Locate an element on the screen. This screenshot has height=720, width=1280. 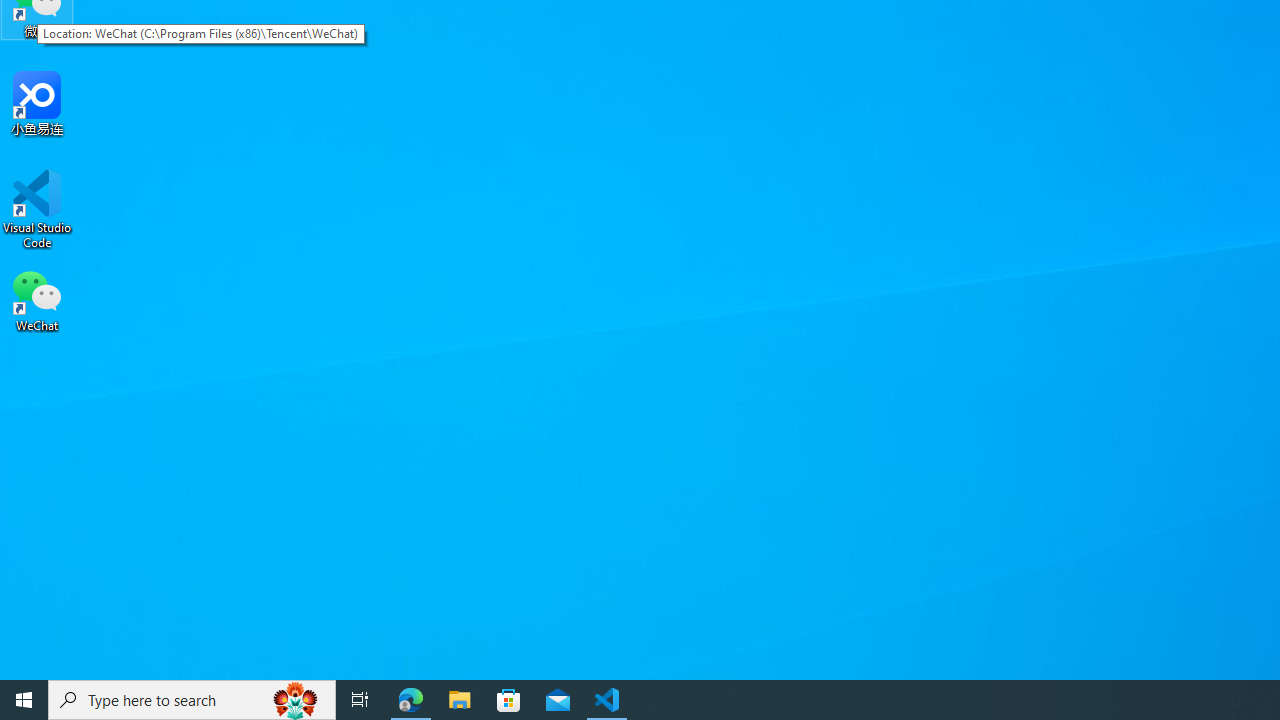
'WeChat' is located at coordinates (37, 299).